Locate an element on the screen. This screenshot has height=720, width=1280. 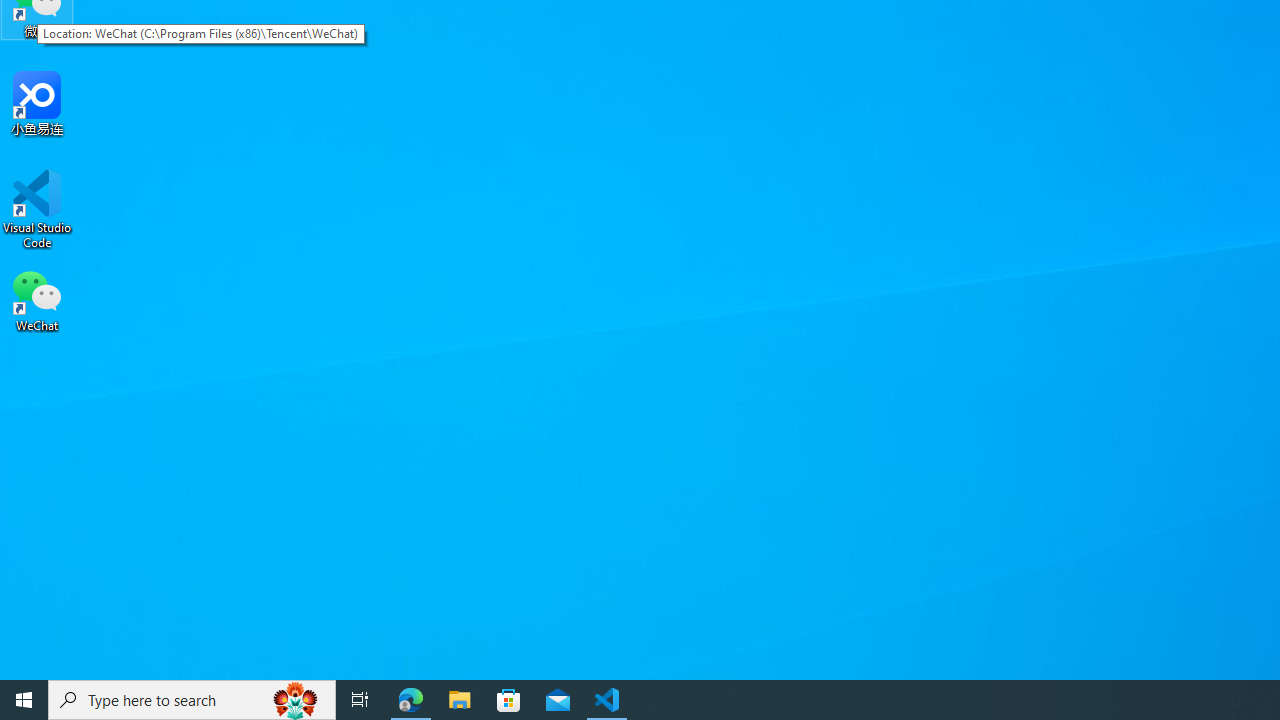
'WeChat' is located at coordinates (37, 299).